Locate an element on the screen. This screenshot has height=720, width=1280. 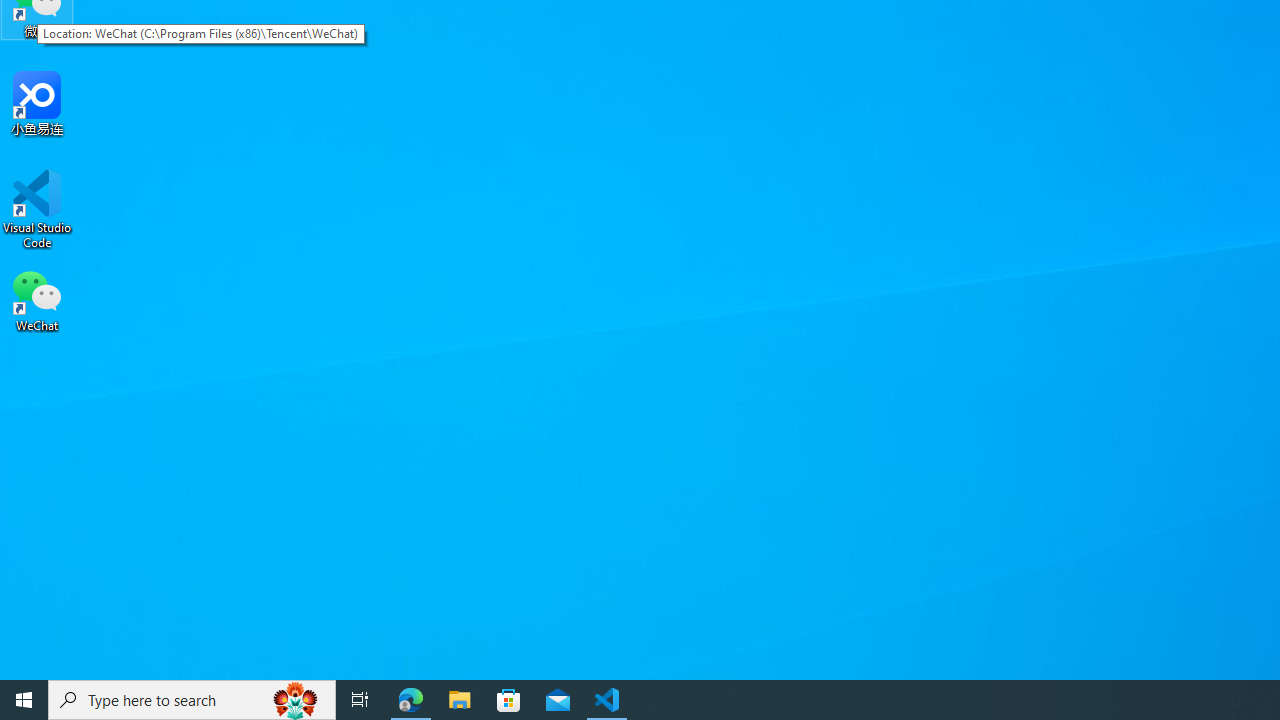
'WeChat' is located at coordinates (37, 299).